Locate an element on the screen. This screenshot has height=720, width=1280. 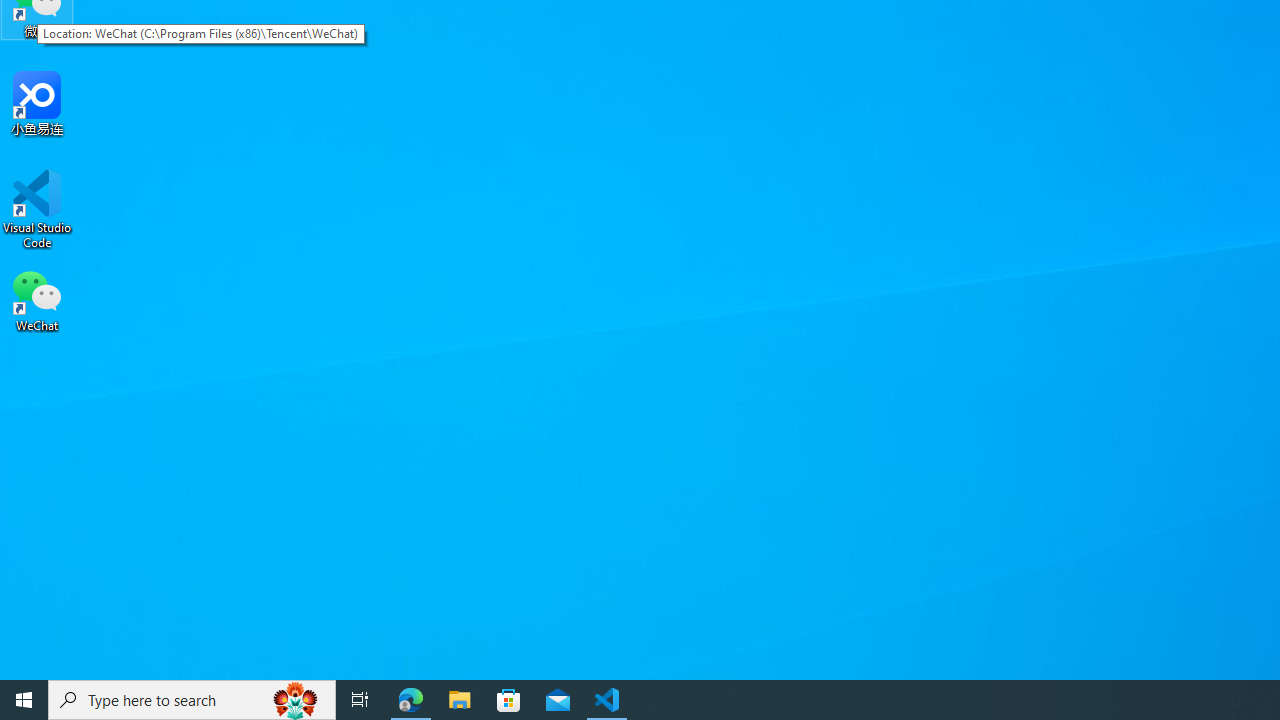
'WeChat' is located at coordinates (37, 299).